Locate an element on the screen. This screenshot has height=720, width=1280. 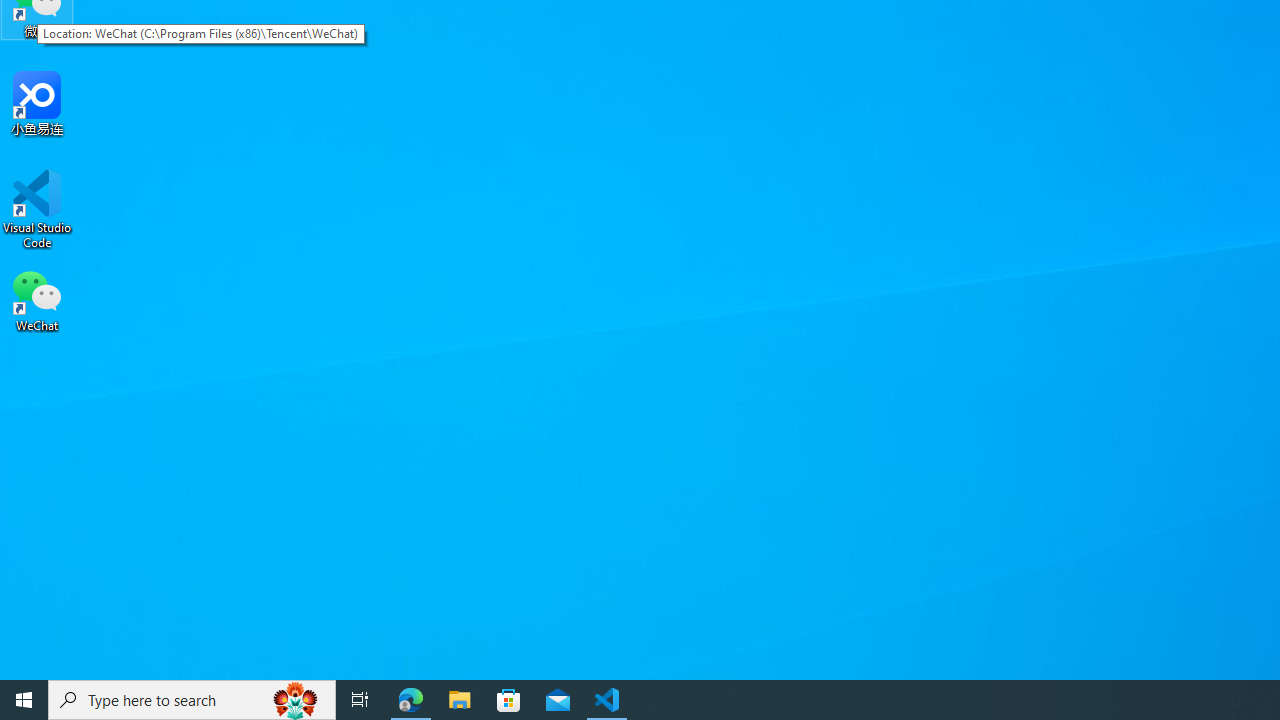
'WeChat' is located at coordinates (37, 299).